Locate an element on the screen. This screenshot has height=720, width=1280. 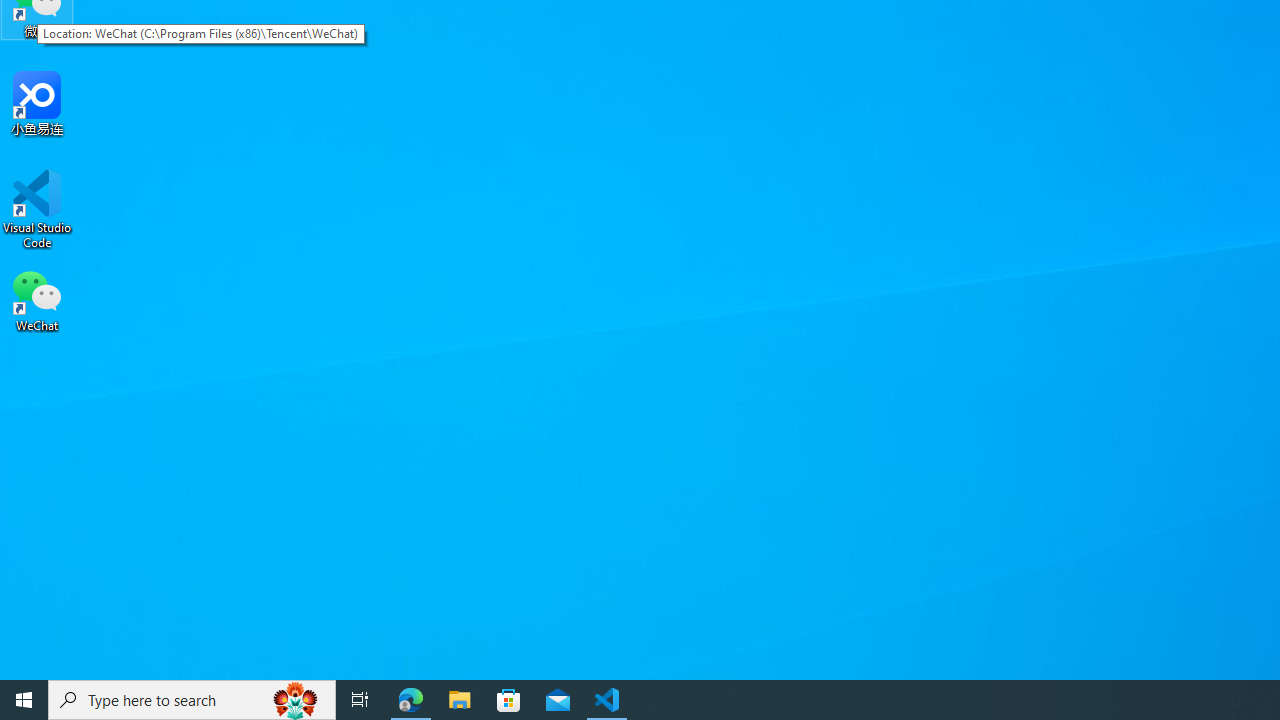
'WeChat' is located at coordinates (37, 299).